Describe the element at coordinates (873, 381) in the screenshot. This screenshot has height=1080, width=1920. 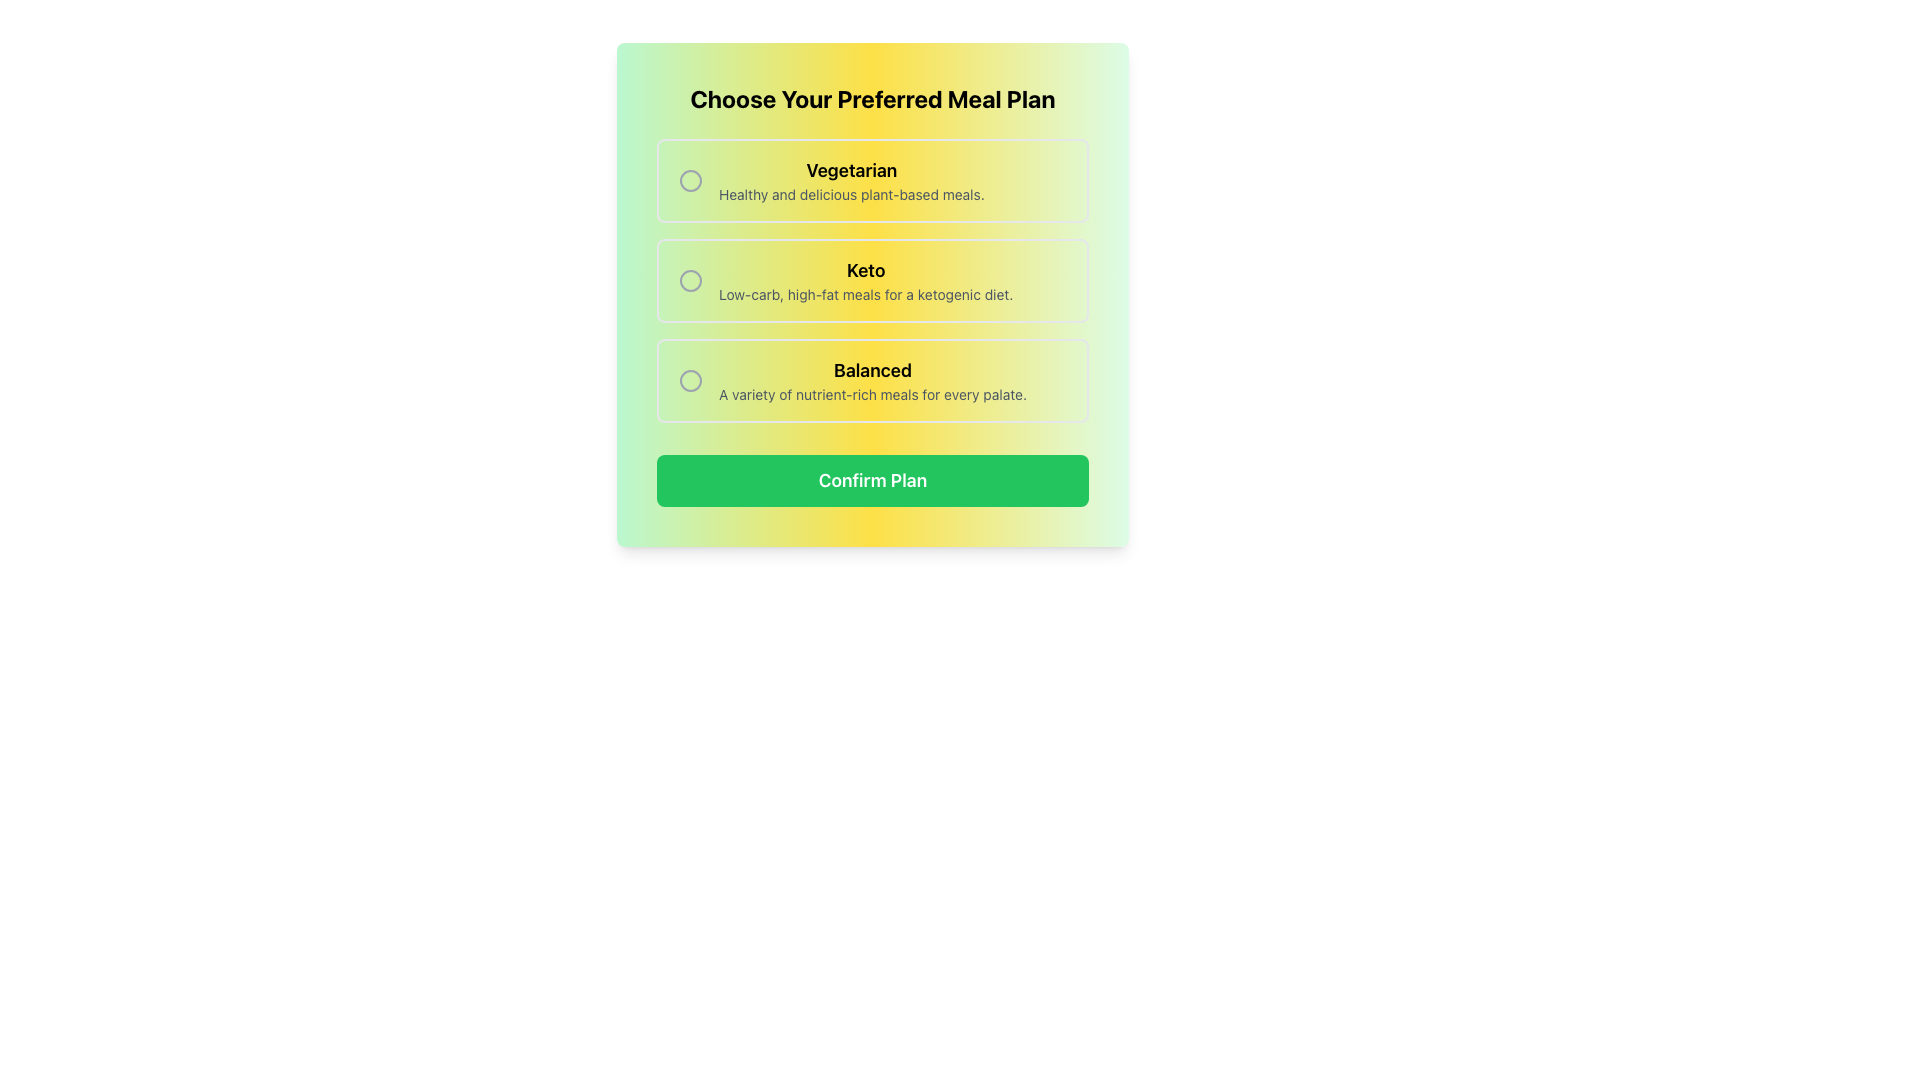
I see `descriptive text label for the 'Balanced' meal plan option, which provides information to assist users in their selection` at that location.